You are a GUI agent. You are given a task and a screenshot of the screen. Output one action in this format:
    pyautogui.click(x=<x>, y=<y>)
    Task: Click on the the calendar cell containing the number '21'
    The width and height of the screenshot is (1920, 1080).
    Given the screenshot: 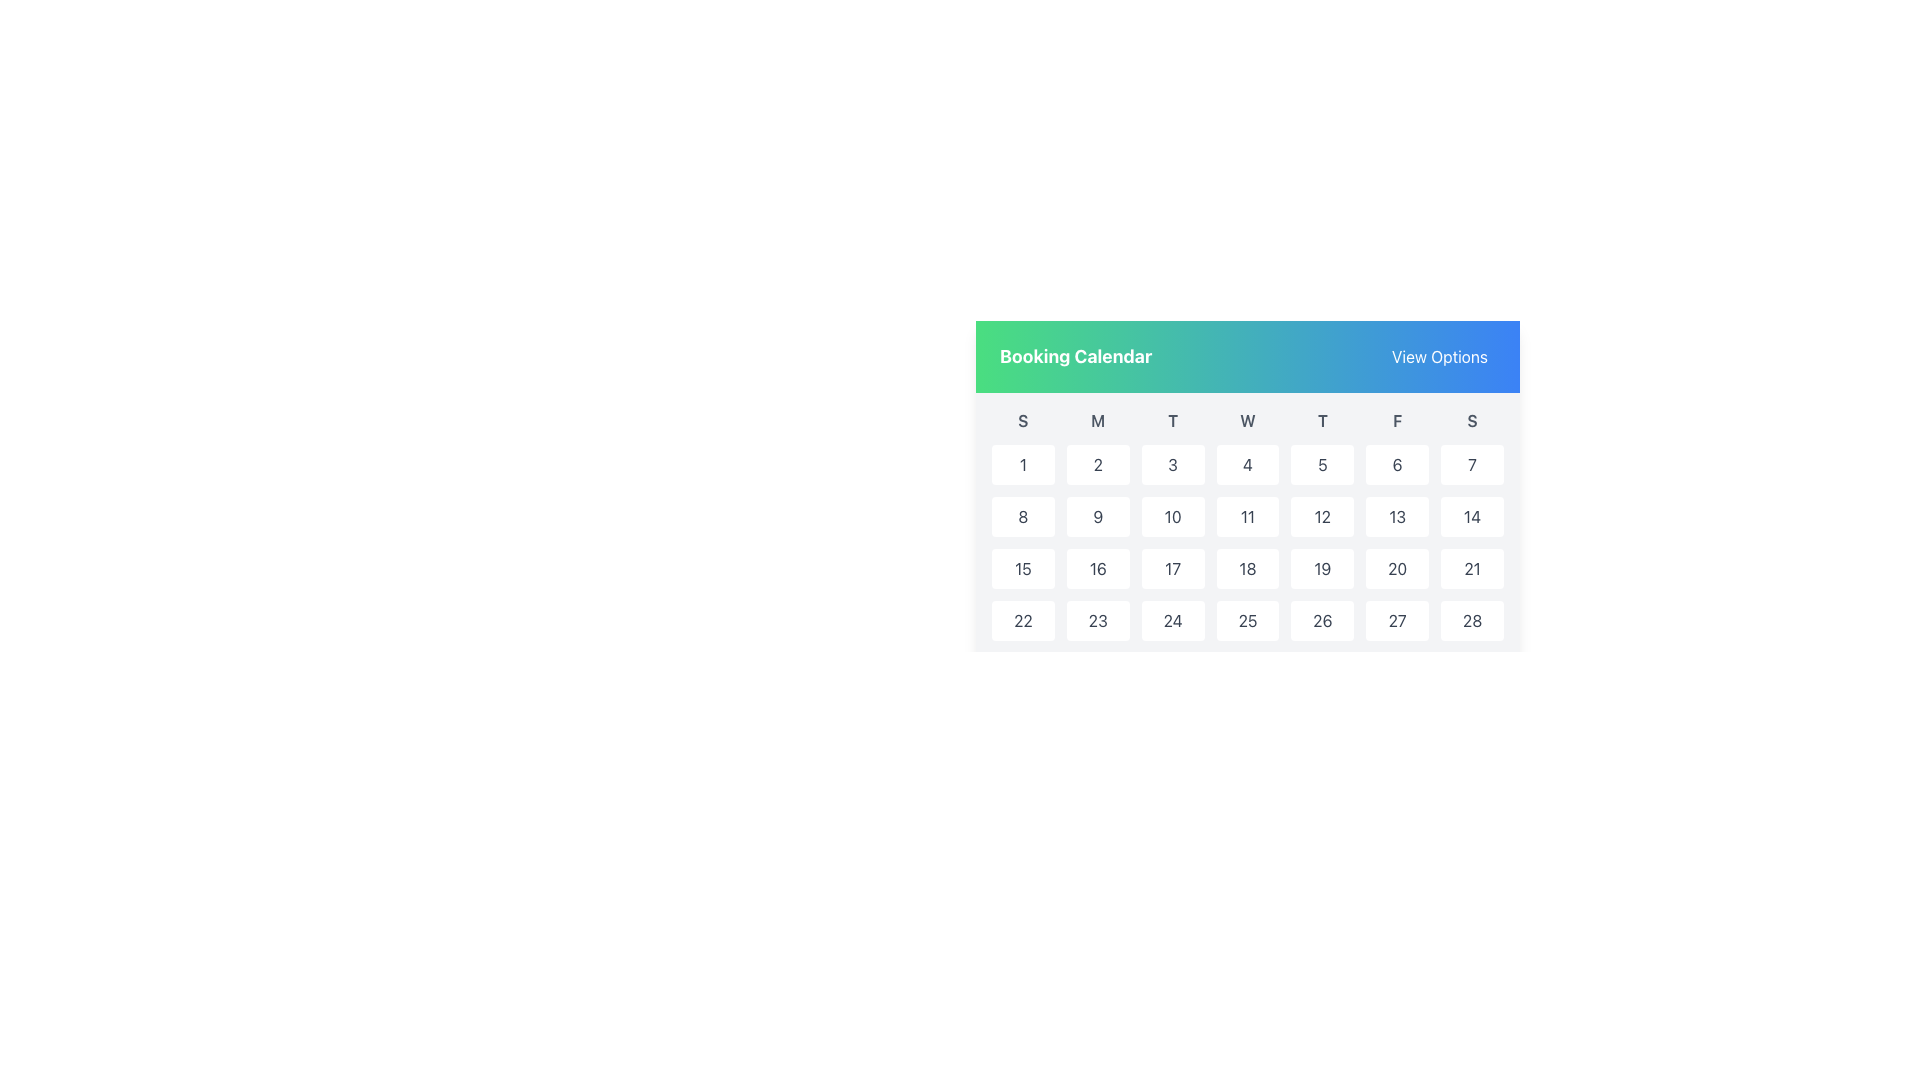 What is the action you would take?
    pyautogui.click(x=1472, y=569)
    